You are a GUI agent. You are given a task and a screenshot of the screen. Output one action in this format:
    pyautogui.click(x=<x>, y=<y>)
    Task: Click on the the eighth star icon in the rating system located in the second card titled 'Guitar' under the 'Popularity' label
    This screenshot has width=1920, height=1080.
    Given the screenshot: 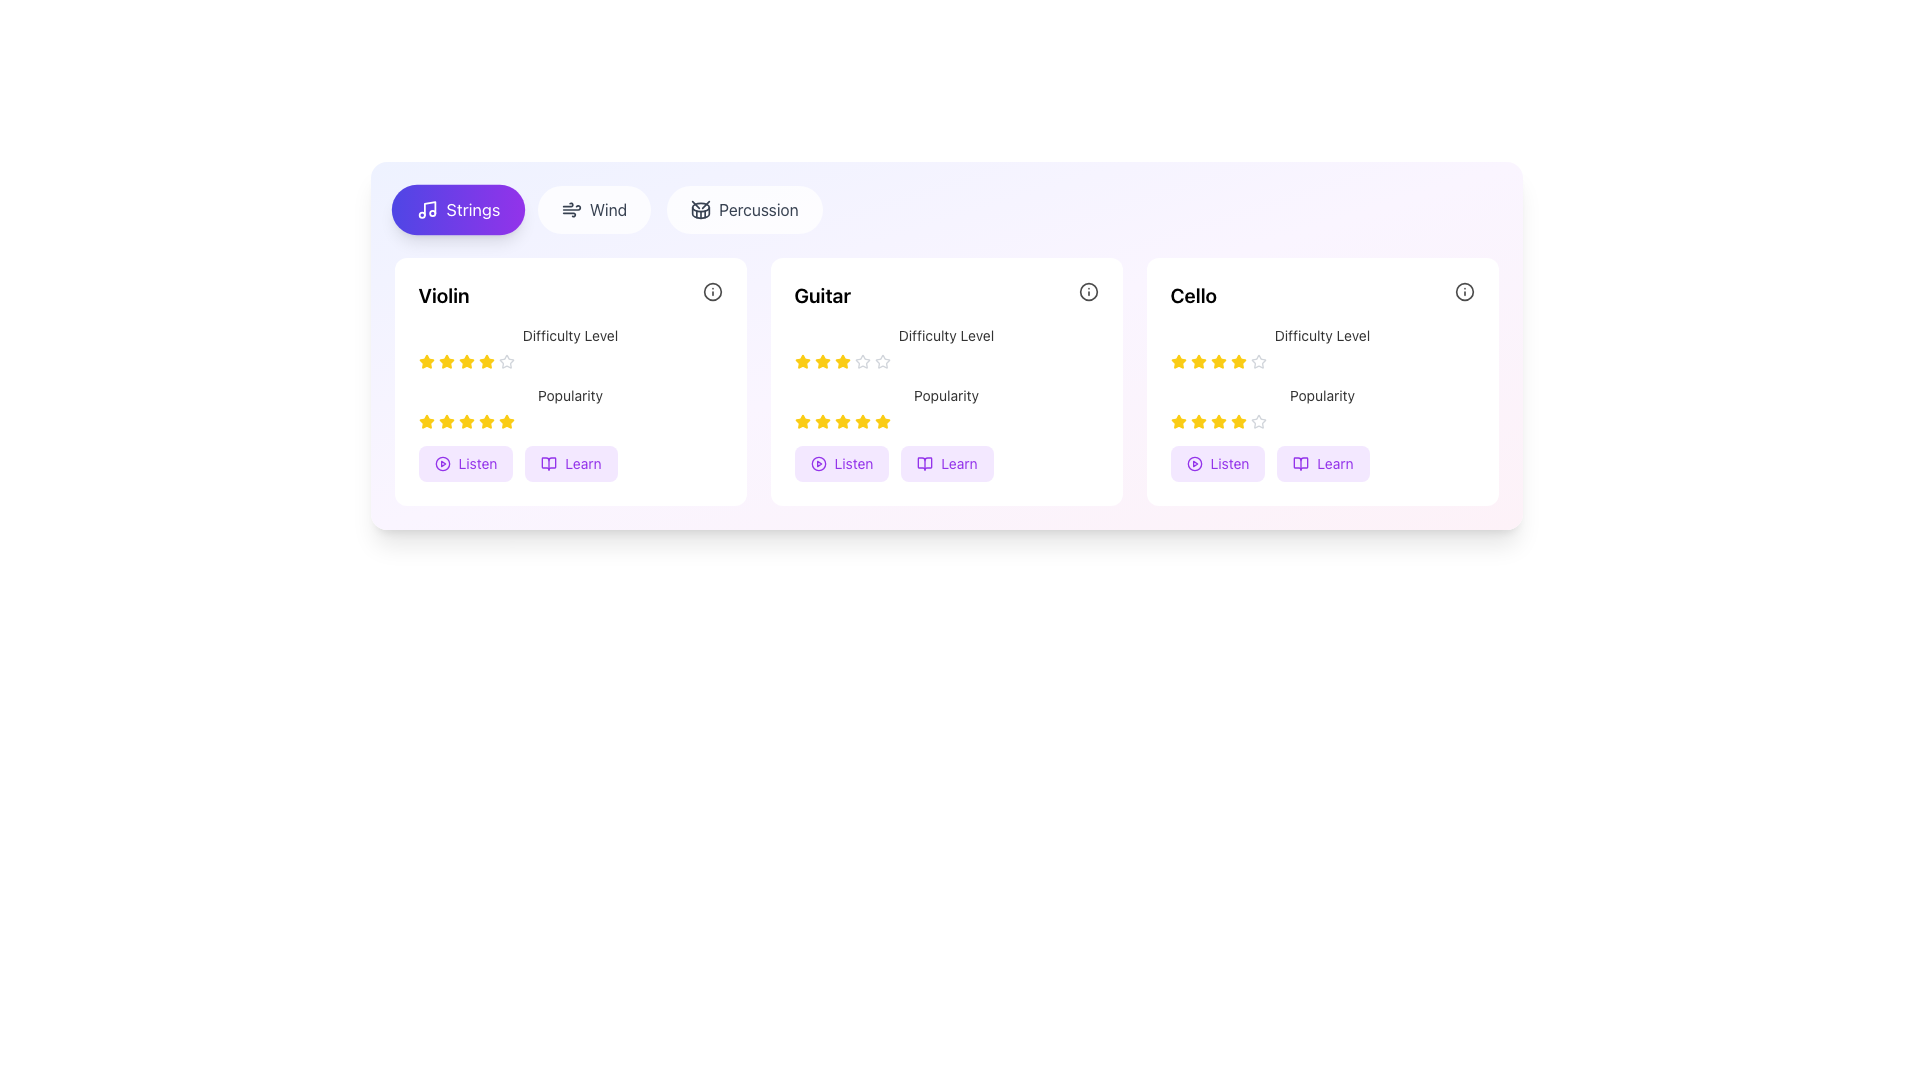 What is the action you would take?
    pyautogui.click(x=881, y=420)
    